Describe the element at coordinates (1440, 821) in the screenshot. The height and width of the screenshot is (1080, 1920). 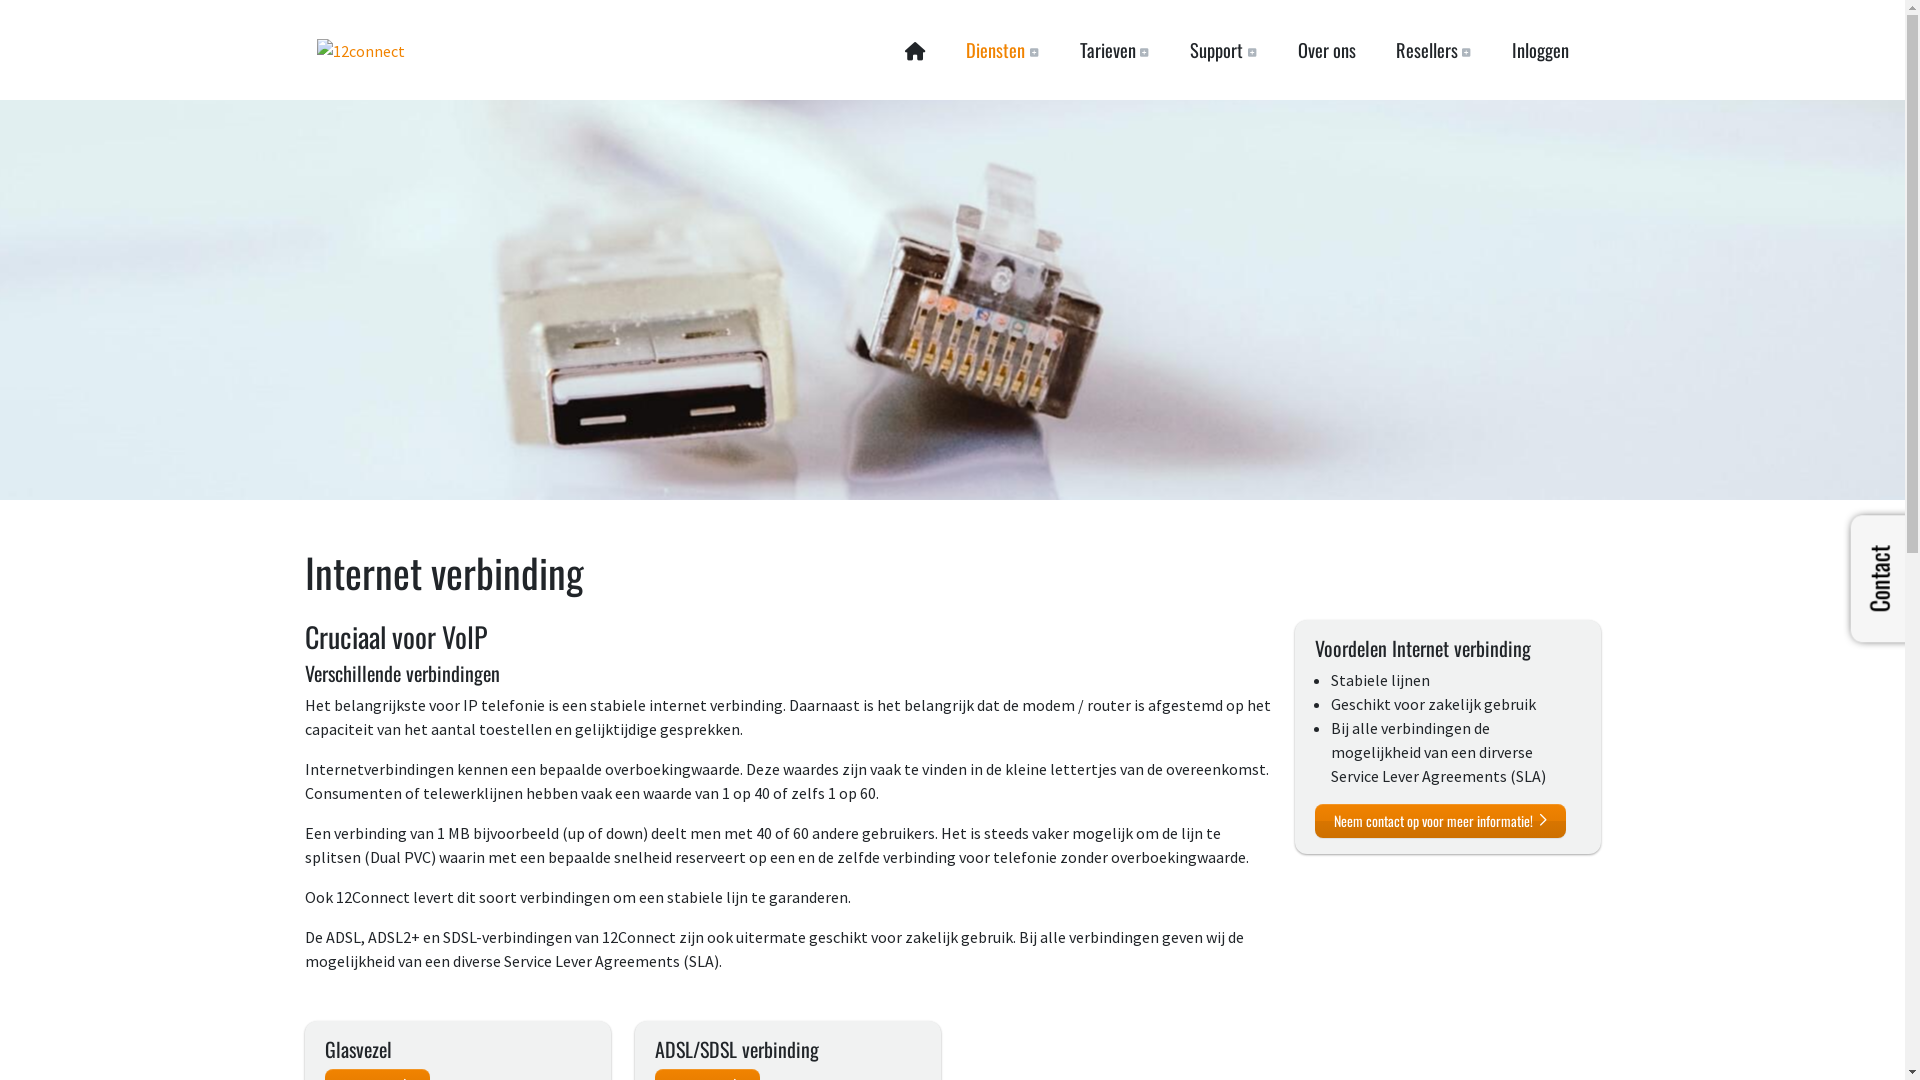
I see `'Neem contact op voor meer informatie!'` at that location.